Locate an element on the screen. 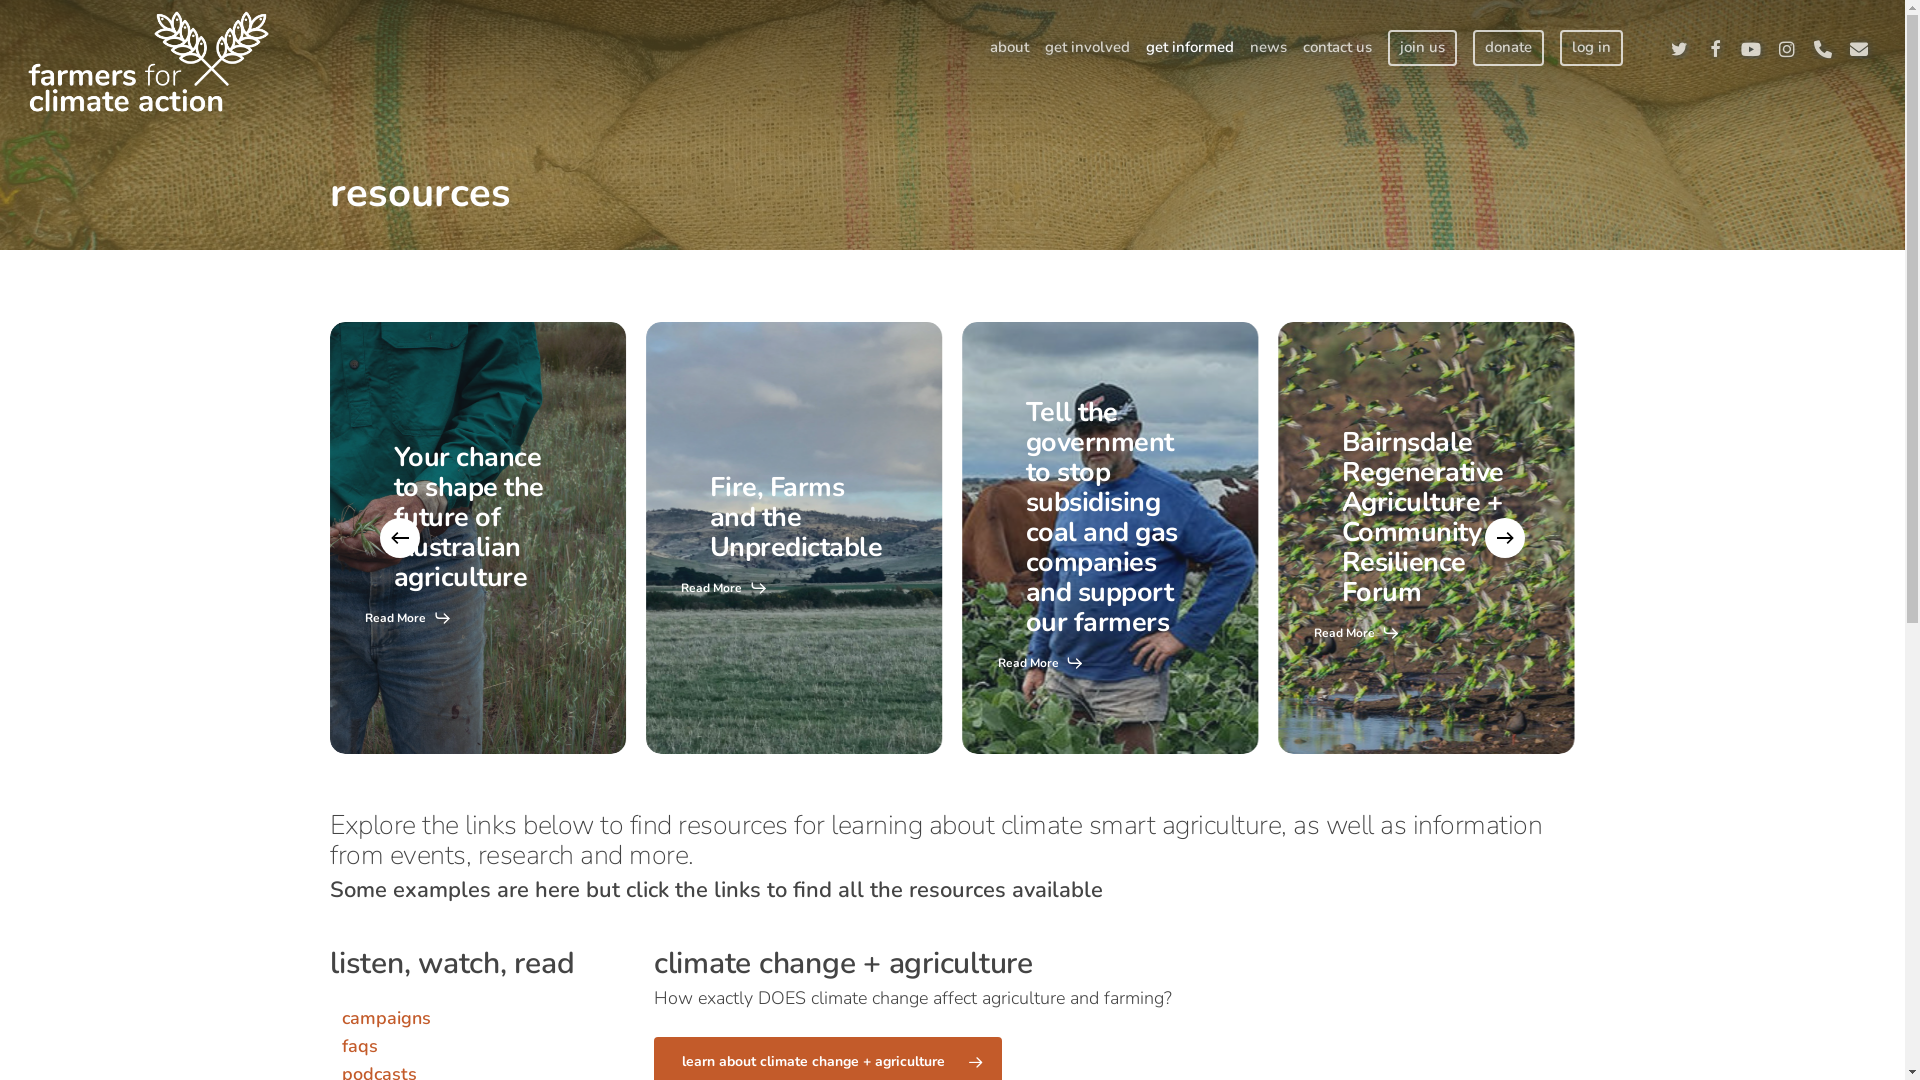 The width and height of the screenshot is (1920, 1080). 'get informed' is located at coordinates (1137, 46).